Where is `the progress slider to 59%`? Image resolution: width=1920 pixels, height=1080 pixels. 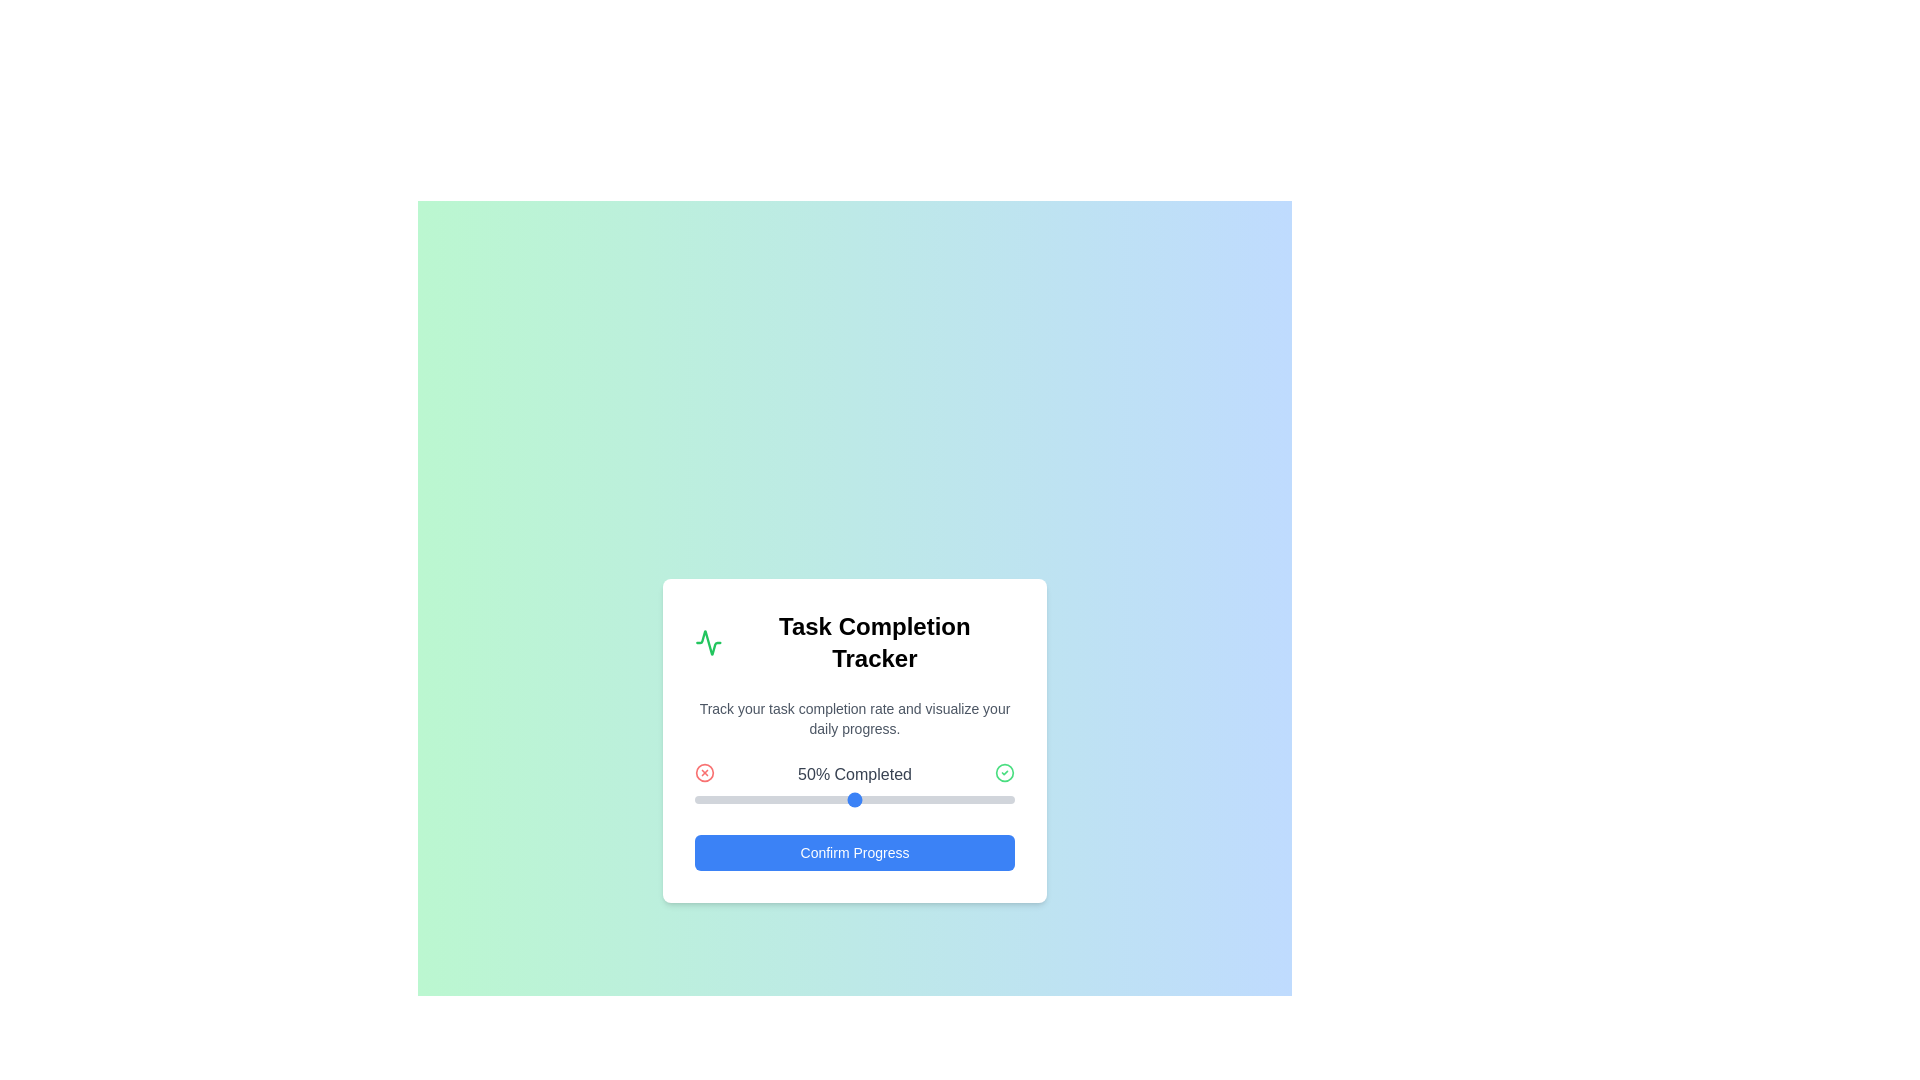 the progress slider to 59% is located at coordinates (882, 798).